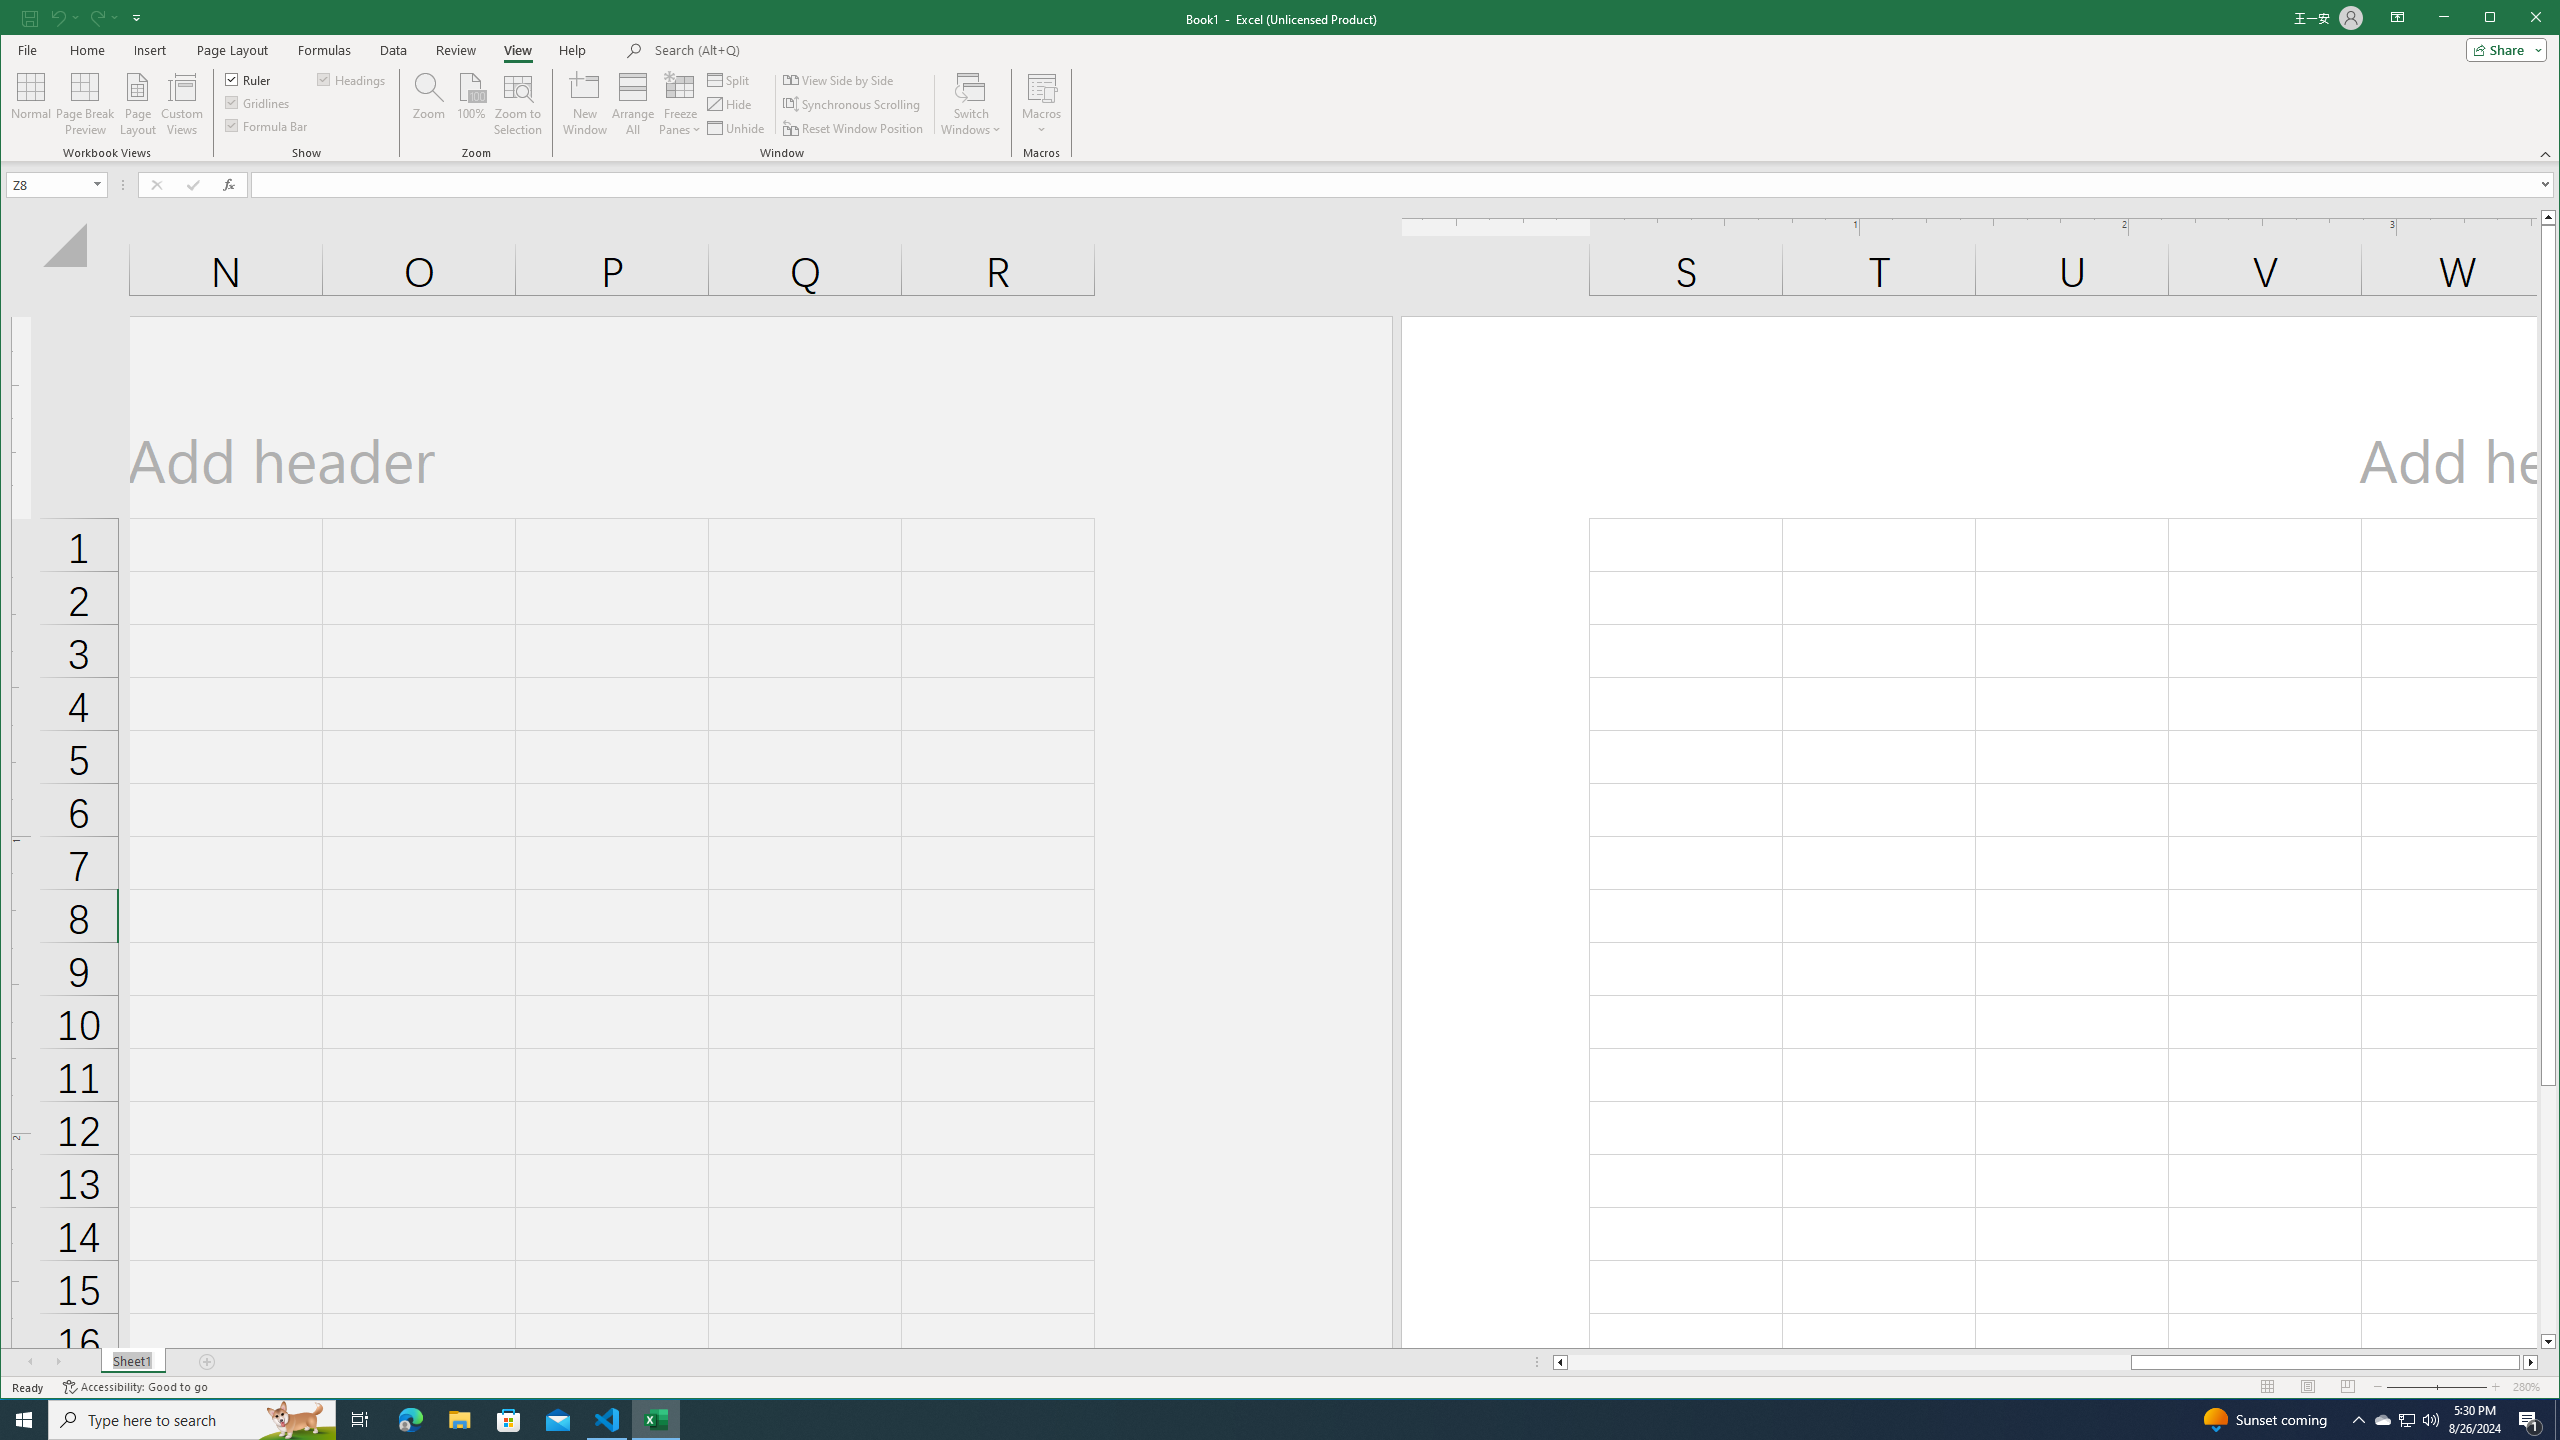 This screenshot has height=1440, width=2560. I want to click on 'Split', so click(729, 80).